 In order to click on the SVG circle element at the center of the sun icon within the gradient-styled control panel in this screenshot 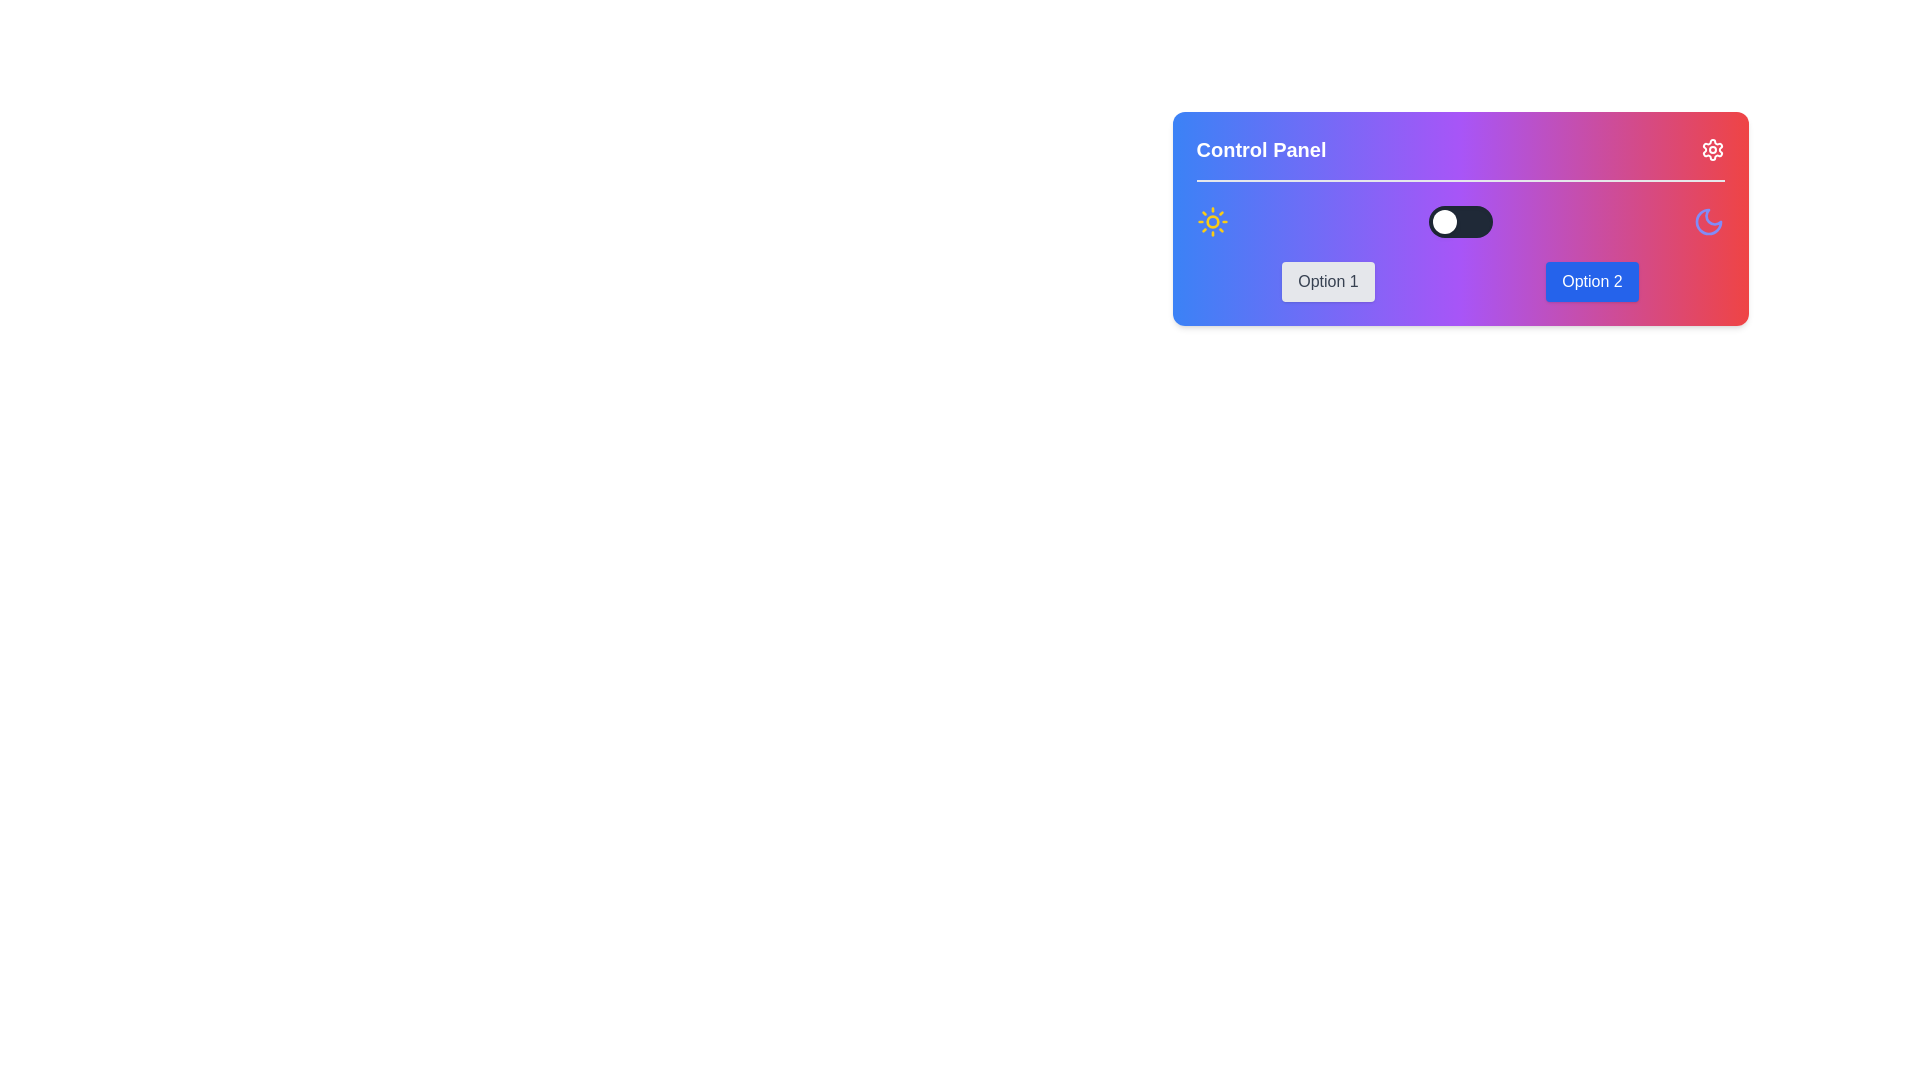, I will do `click(1211, 222)`.